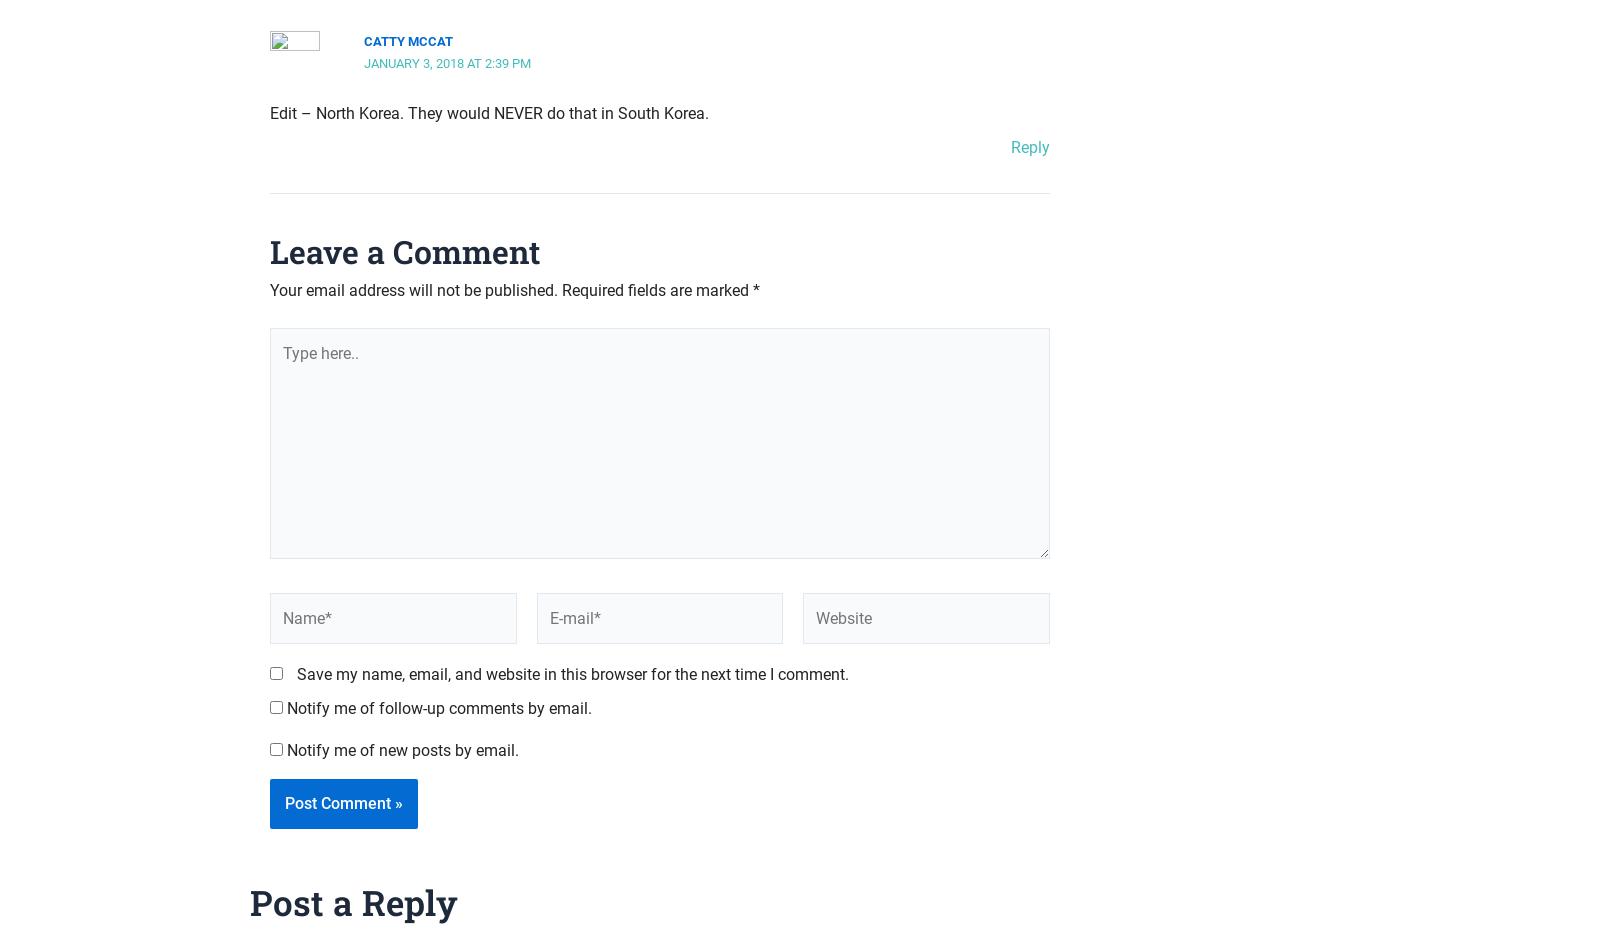  What do you see at coordinates (249, 899) in the screenshot?
I see `'Post a Reply'` at bounding box center [249, 899].